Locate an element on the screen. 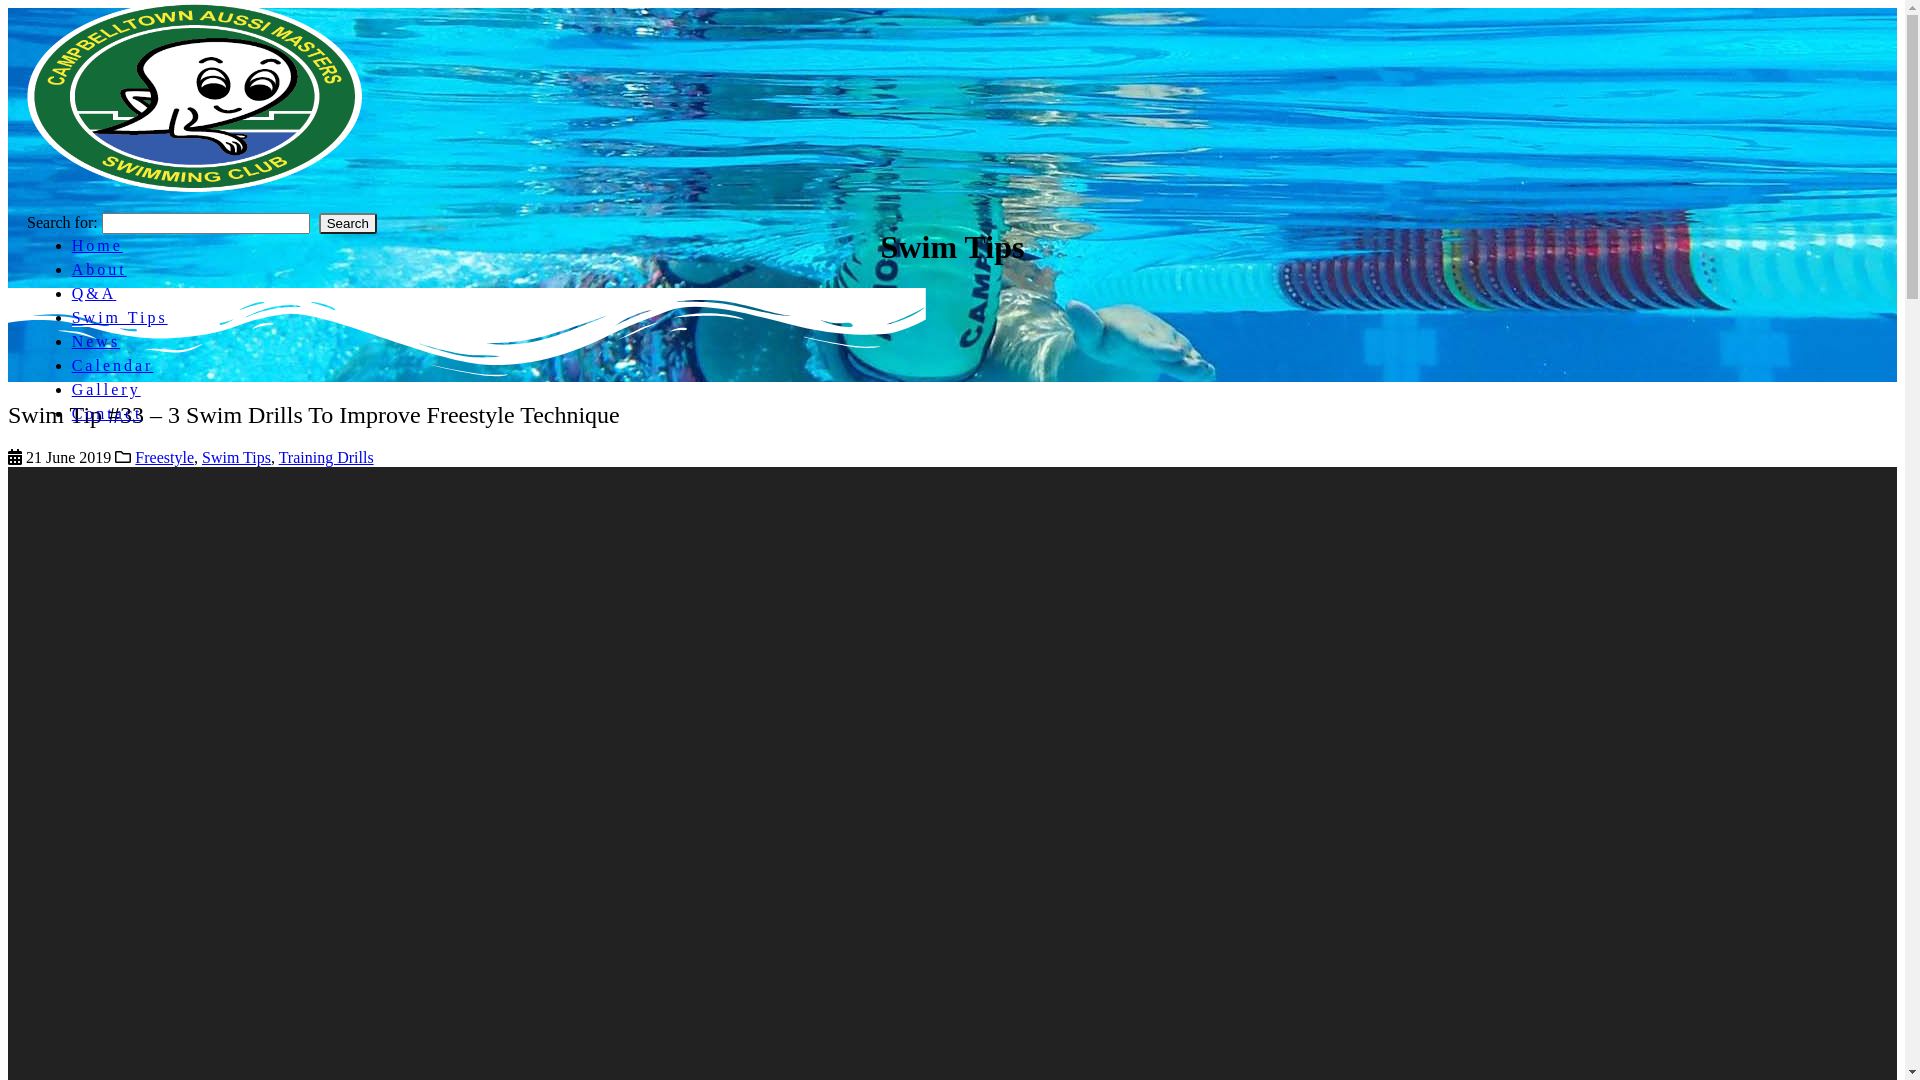 This screenshot has height=1080, width=1920. 'Gallery' is located at coordinates (105, 389).